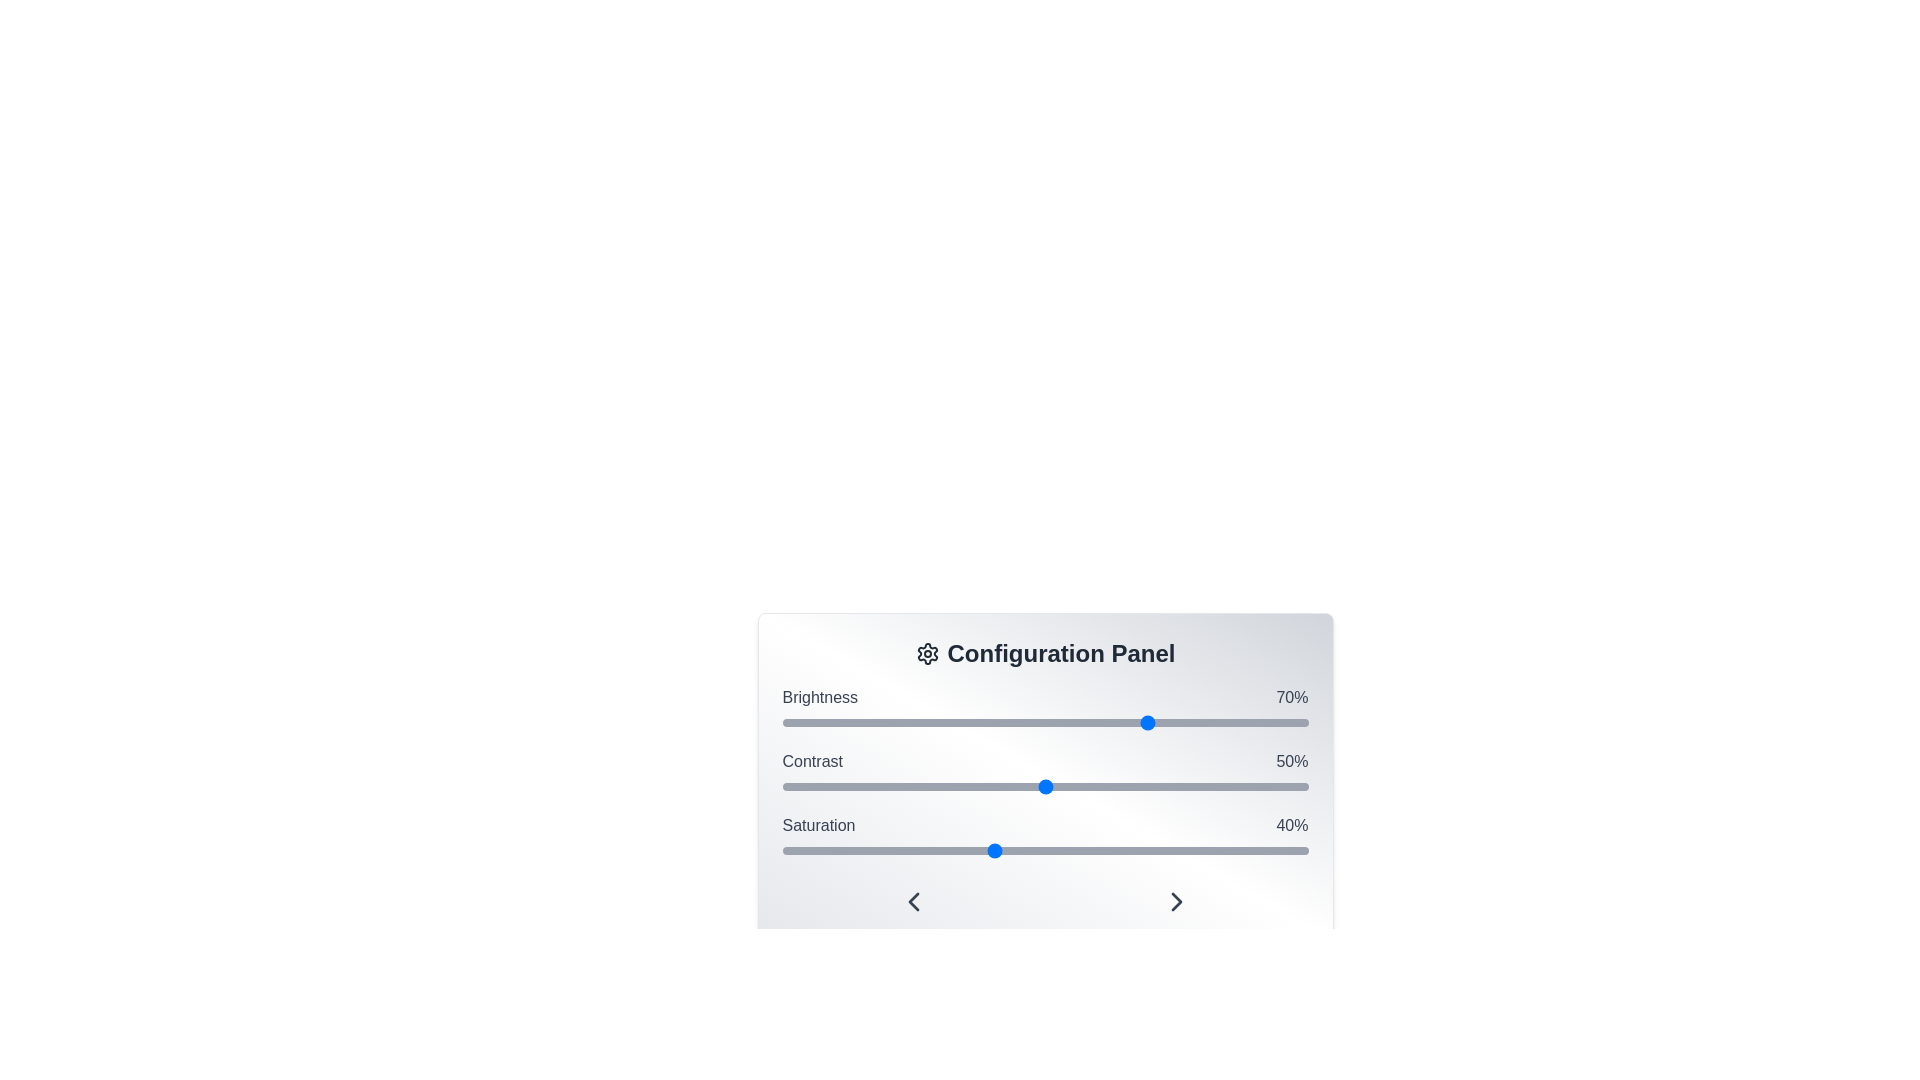 The image size is (1920, 1080). What do you see at coordinates (912, 902) in the screenshot?
I see `the ChevronLeft icon to navigate left` at bounding box center [912, 902].